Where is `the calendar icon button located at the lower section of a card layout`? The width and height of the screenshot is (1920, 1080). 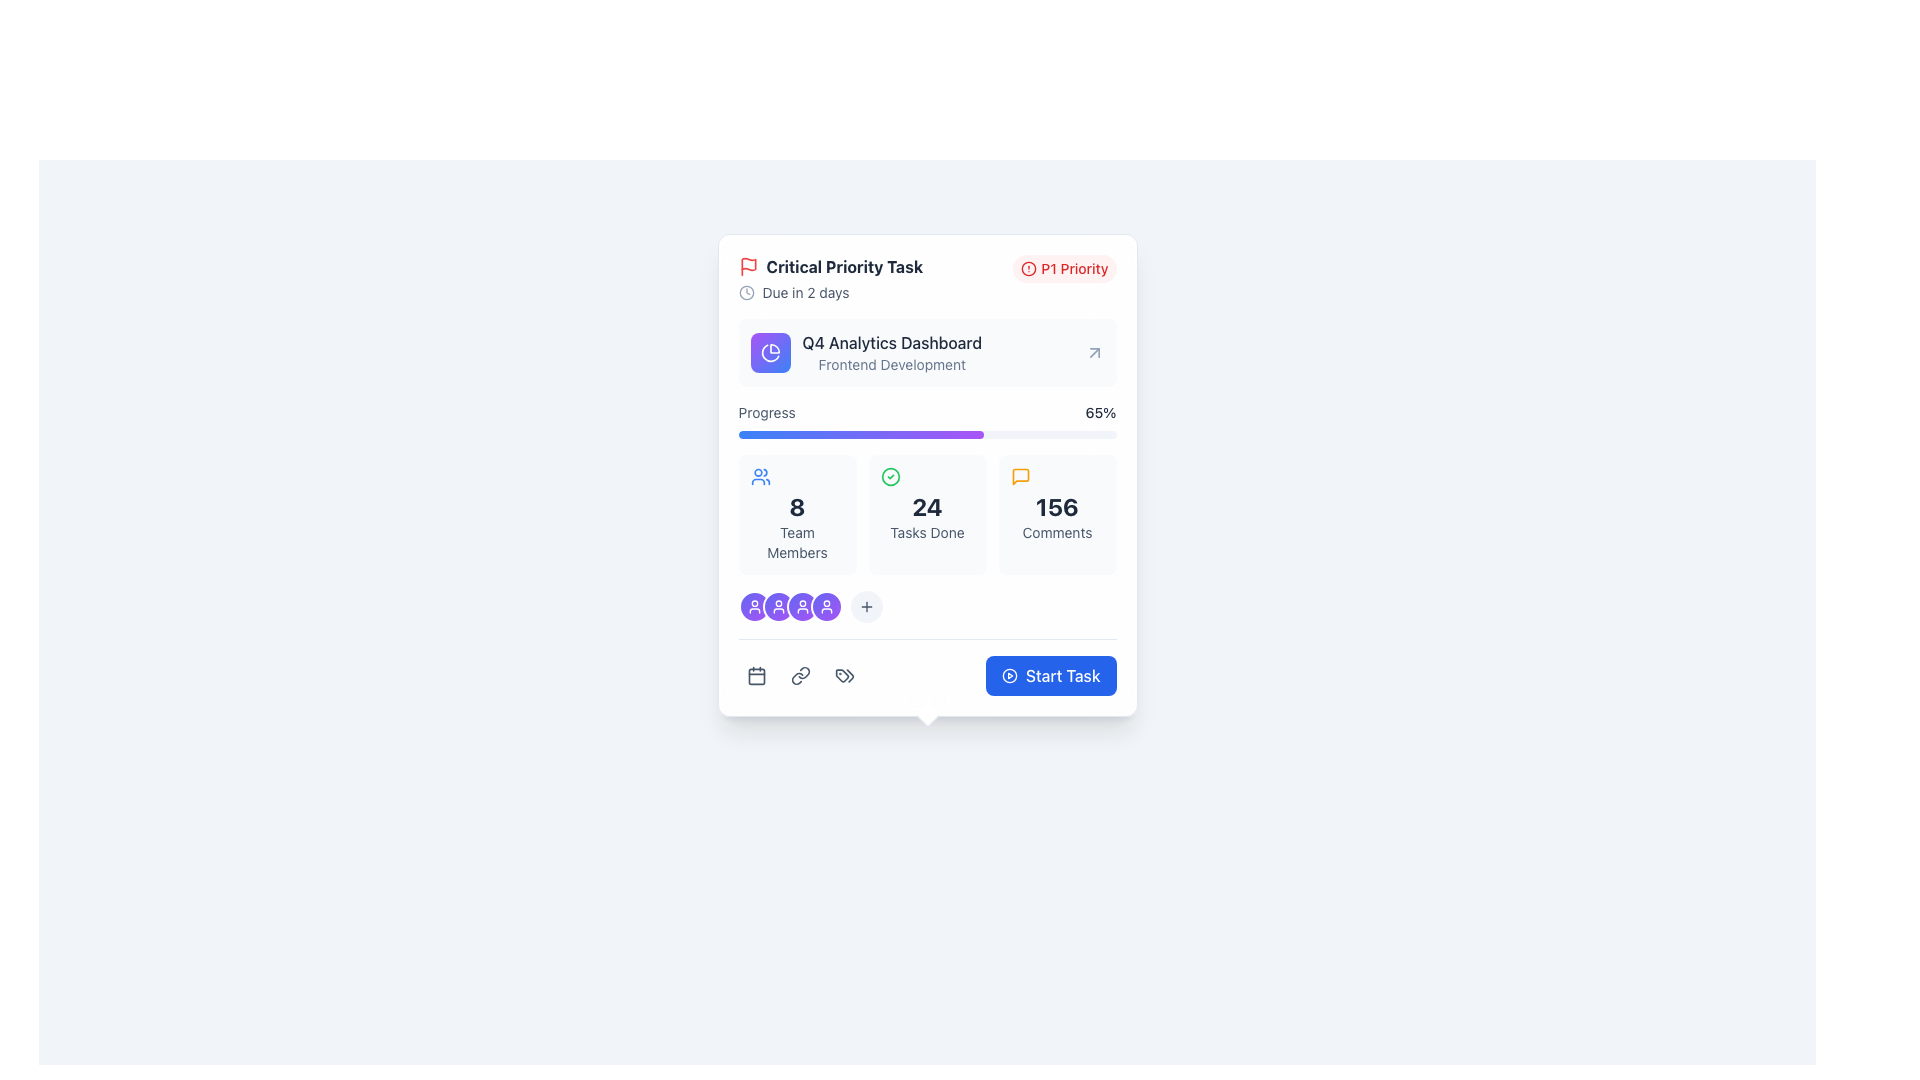
the calendar icon button located at the lower section of a card layout is located at coordinates (755, 675).